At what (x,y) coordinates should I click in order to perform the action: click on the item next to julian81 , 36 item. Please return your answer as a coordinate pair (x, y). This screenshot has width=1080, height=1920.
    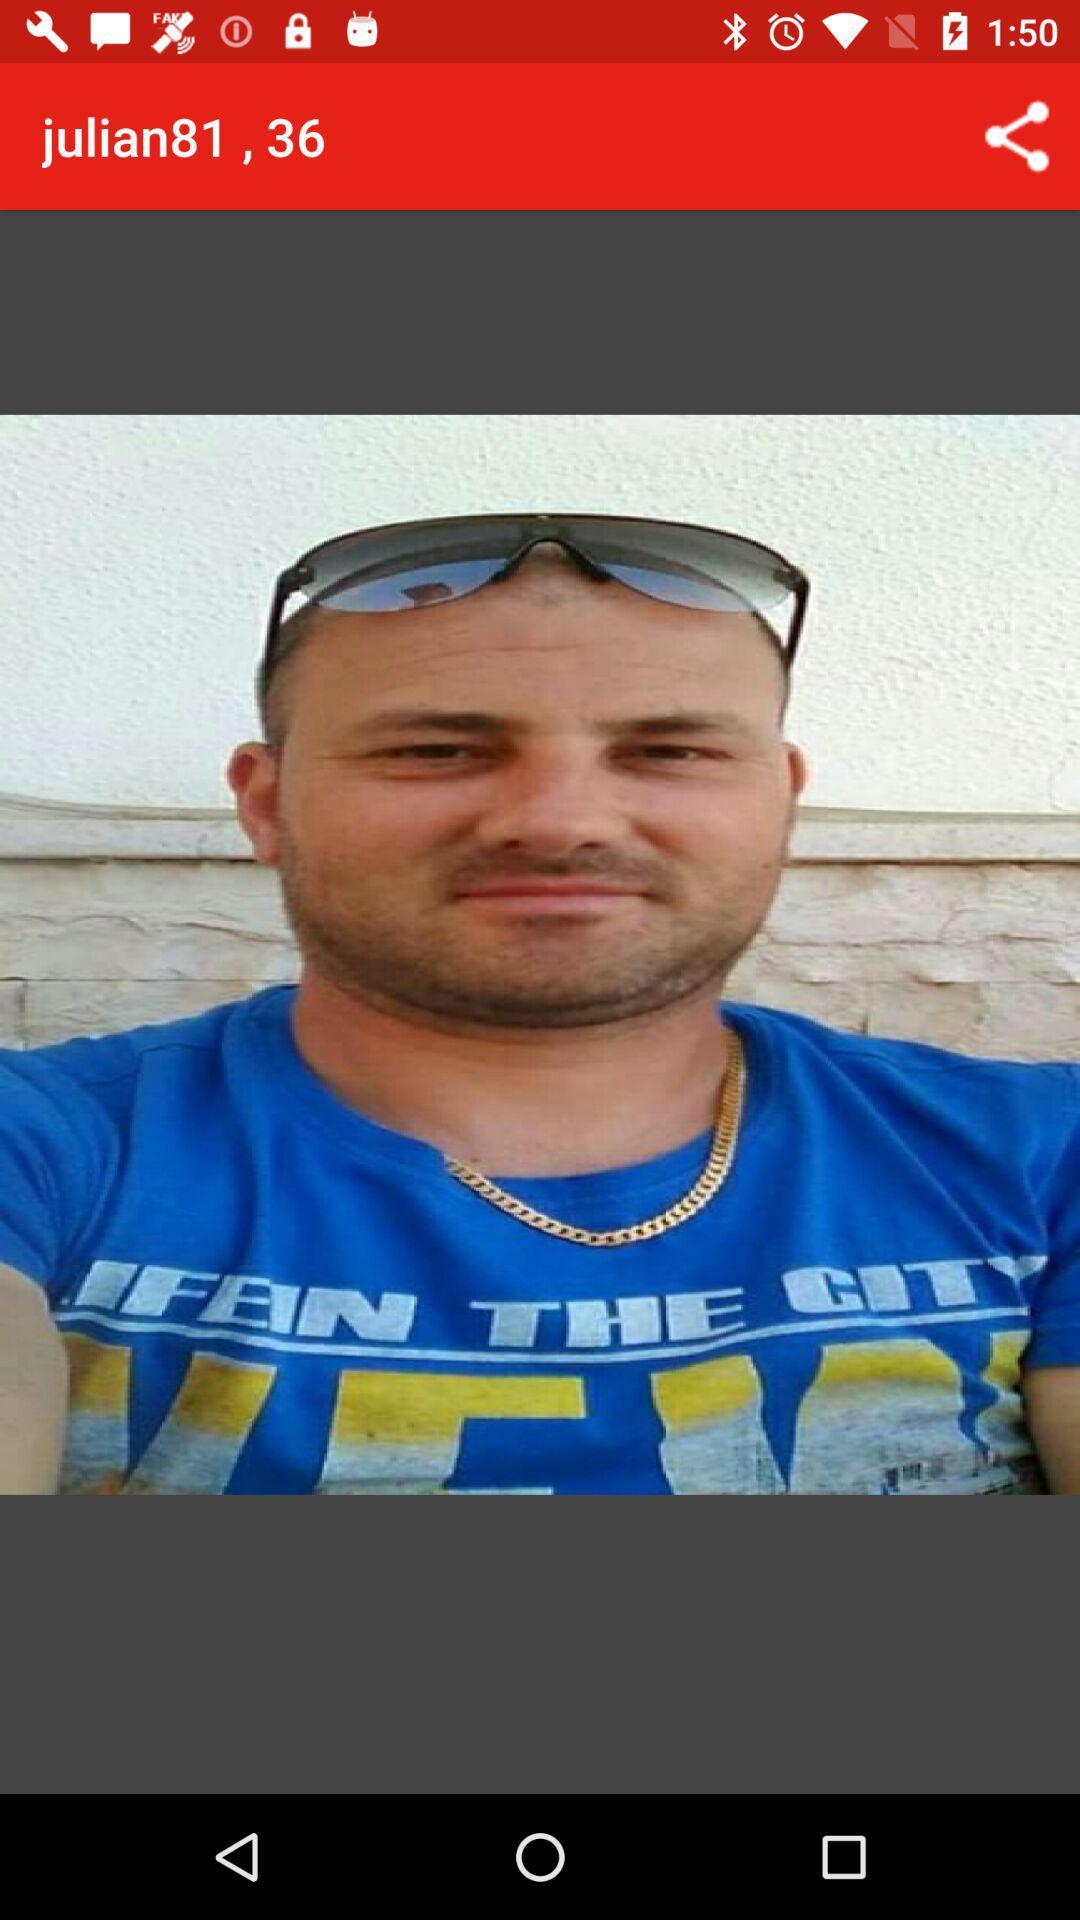
    Looking at the image, I should click on (1017, 135).